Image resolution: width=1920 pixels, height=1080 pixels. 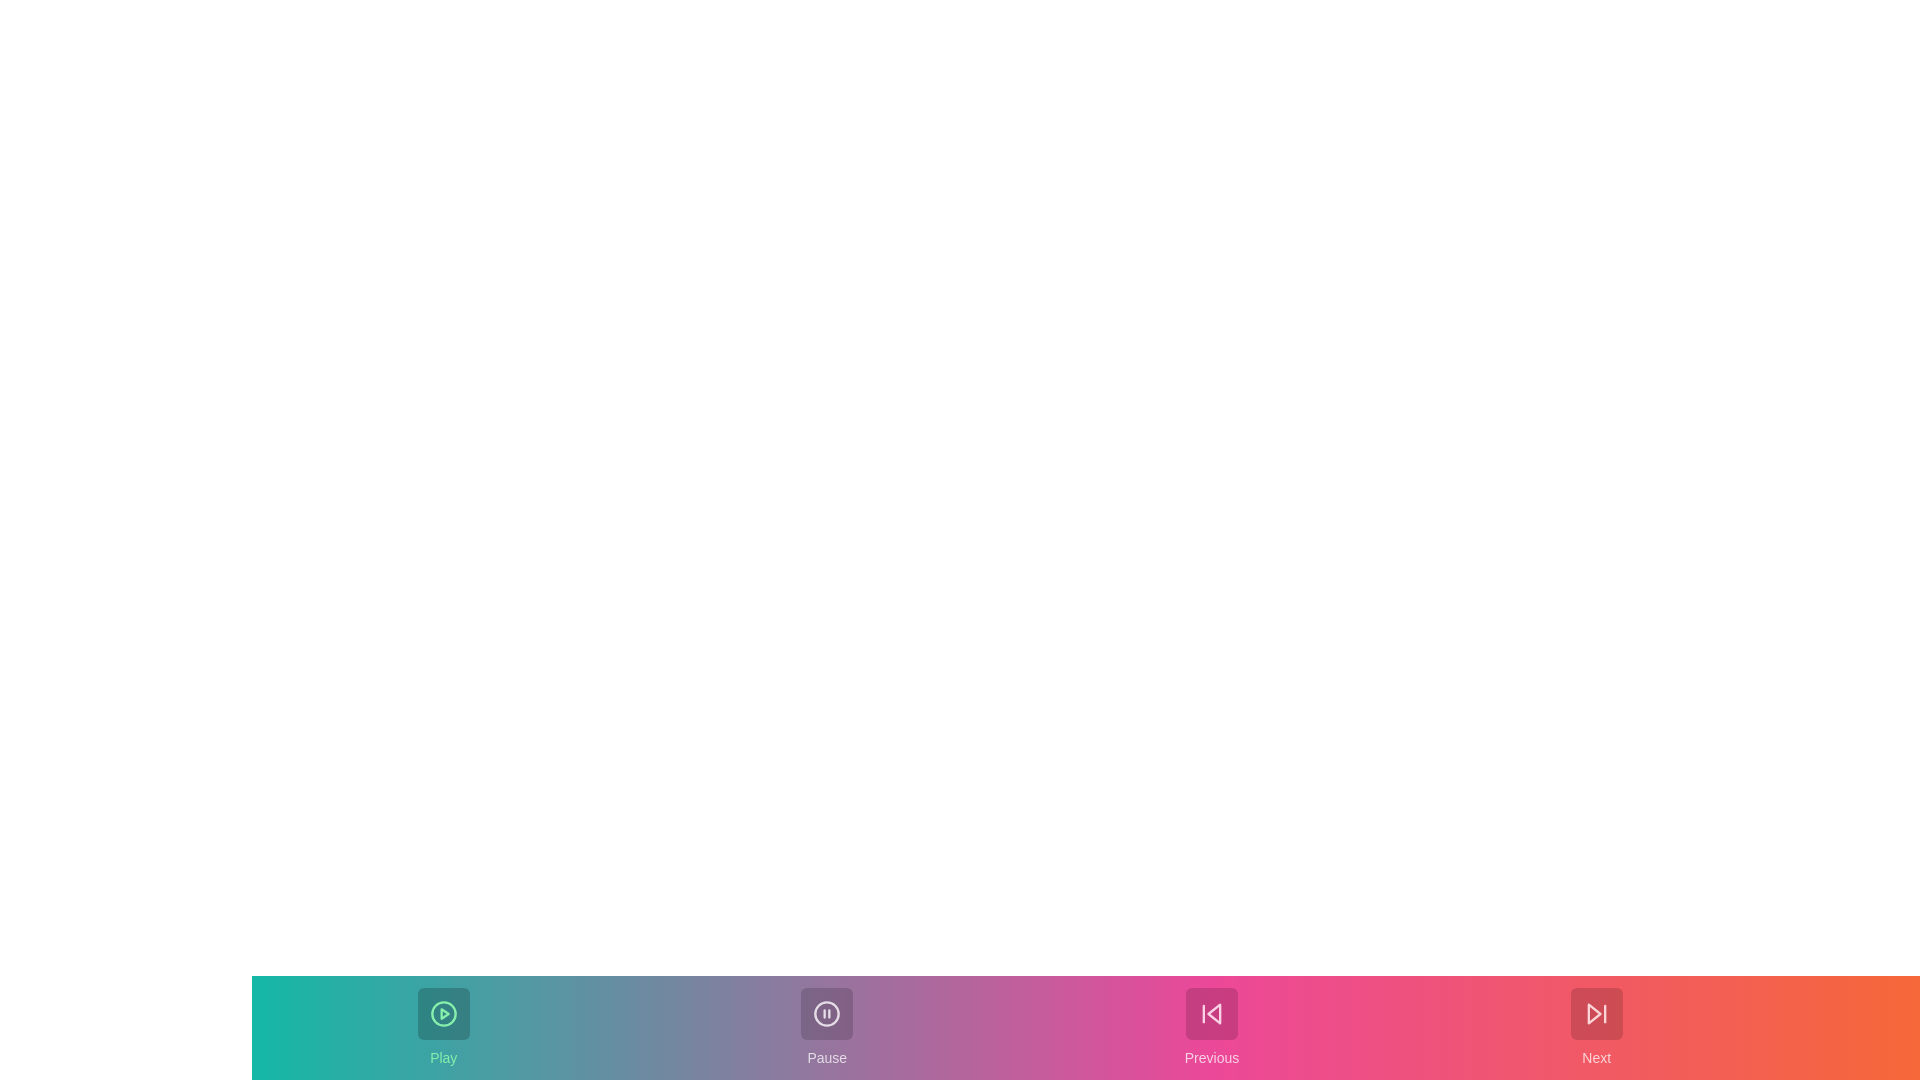 What do you see at coordinates (442, 1028) in the screenshot?
I see `Play button to start playback` at bounding box center [442, 1028].